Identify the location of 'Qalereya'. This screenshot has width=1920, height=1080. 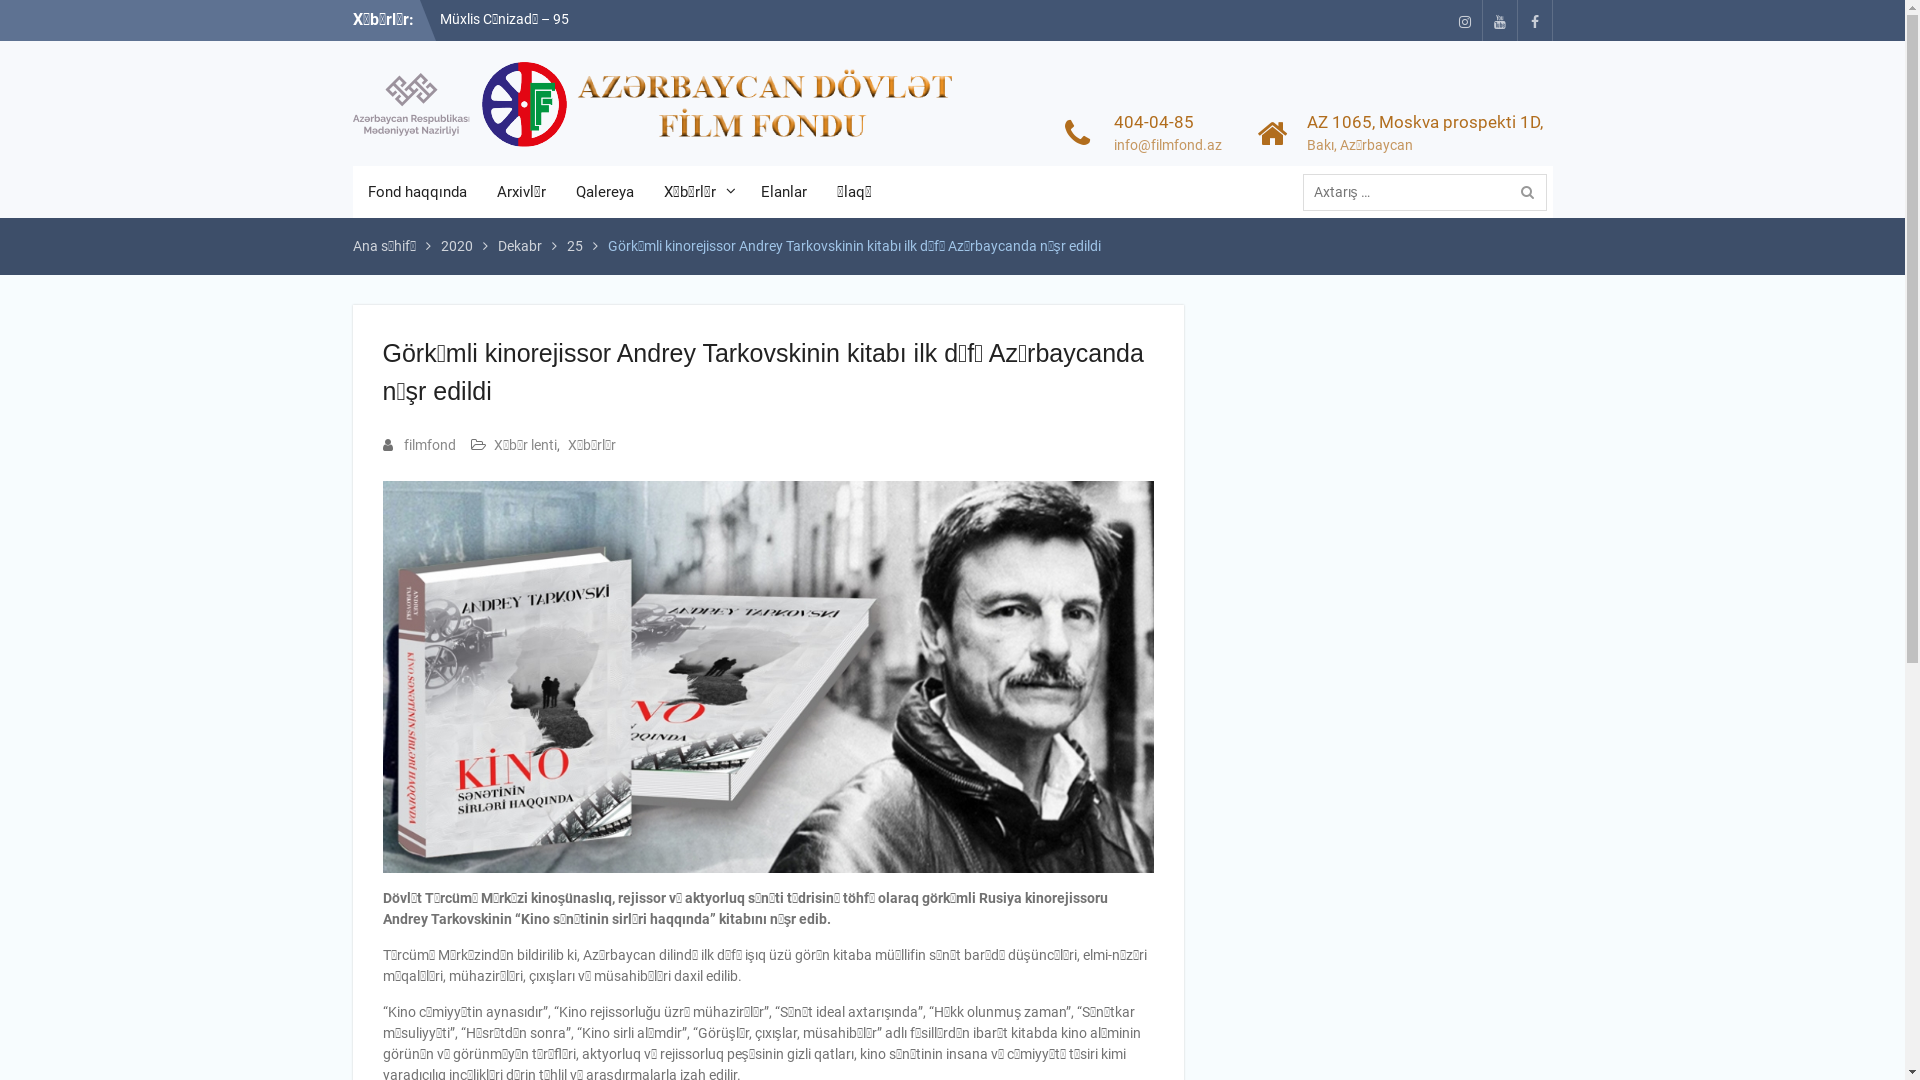
(603, 192).